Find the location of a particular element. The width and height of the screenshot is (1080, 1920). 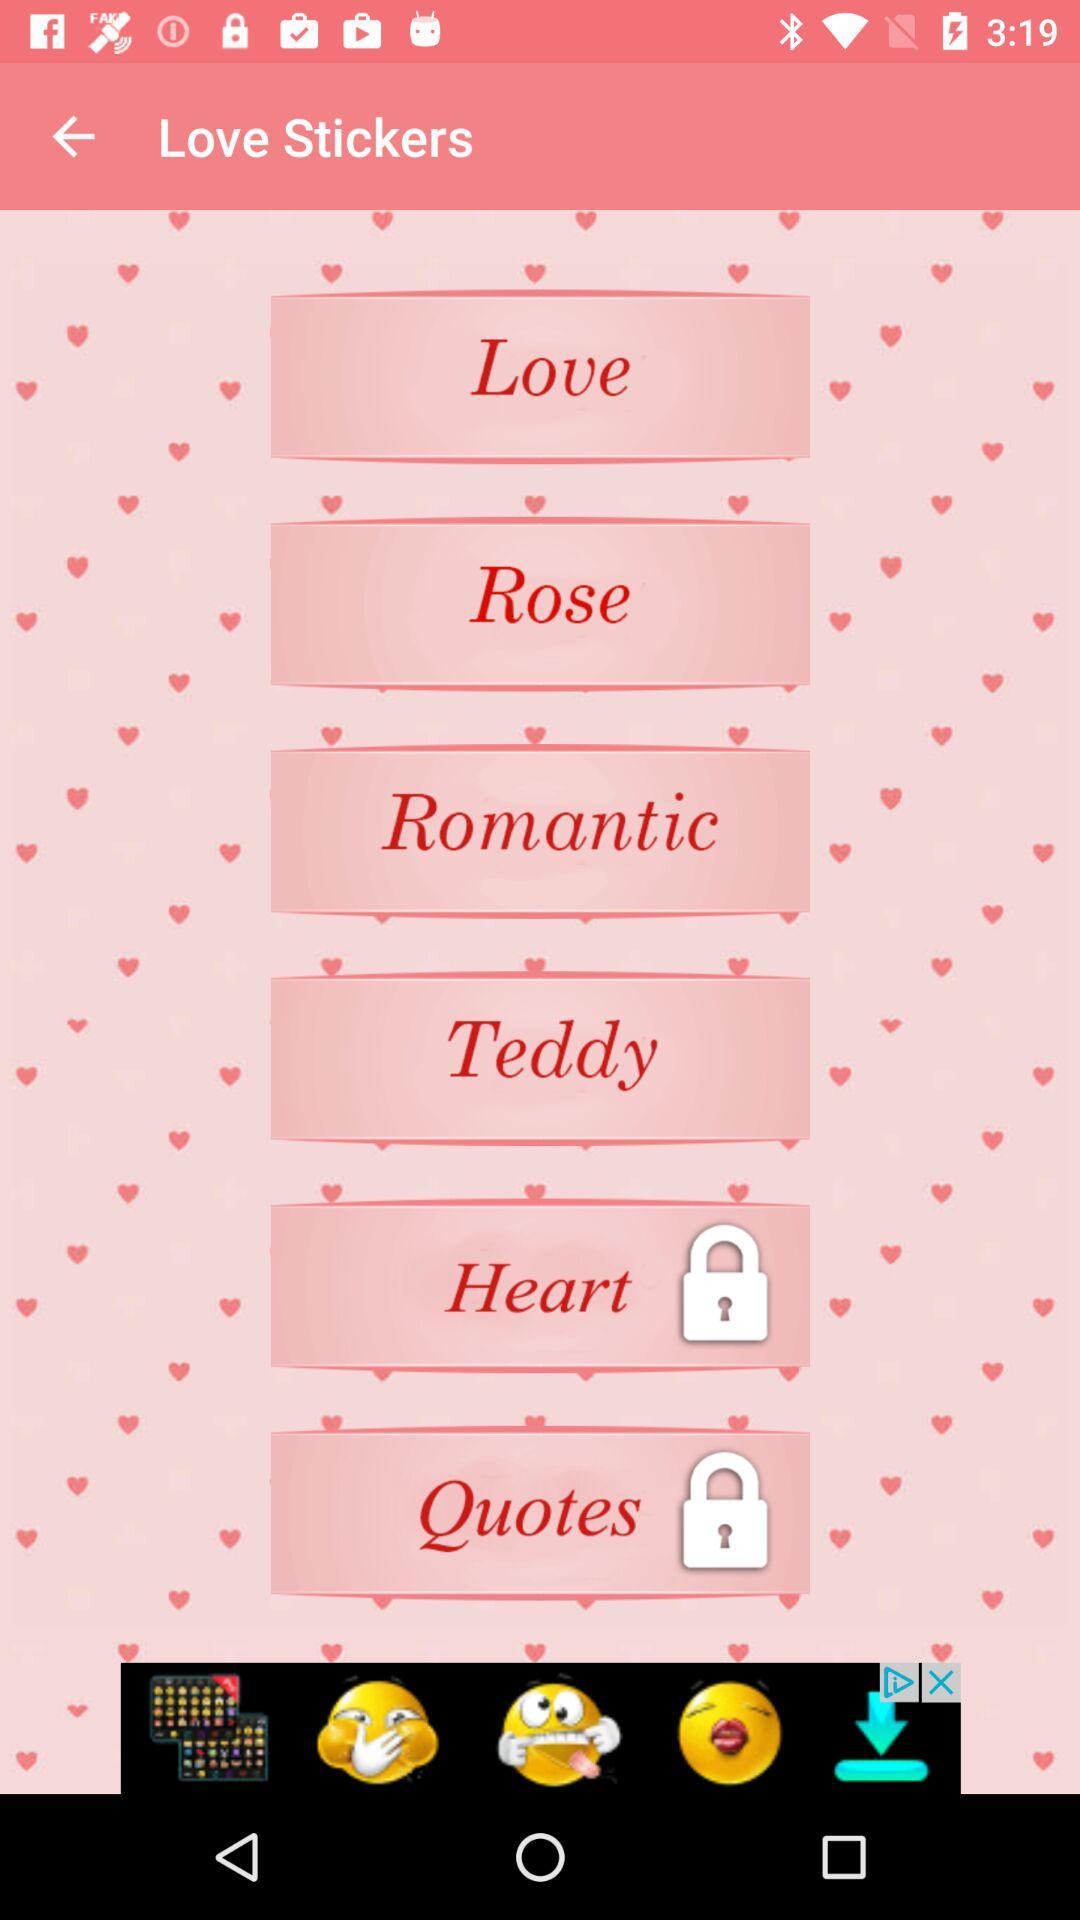

the romantic option is located at coordinates (540, 831).